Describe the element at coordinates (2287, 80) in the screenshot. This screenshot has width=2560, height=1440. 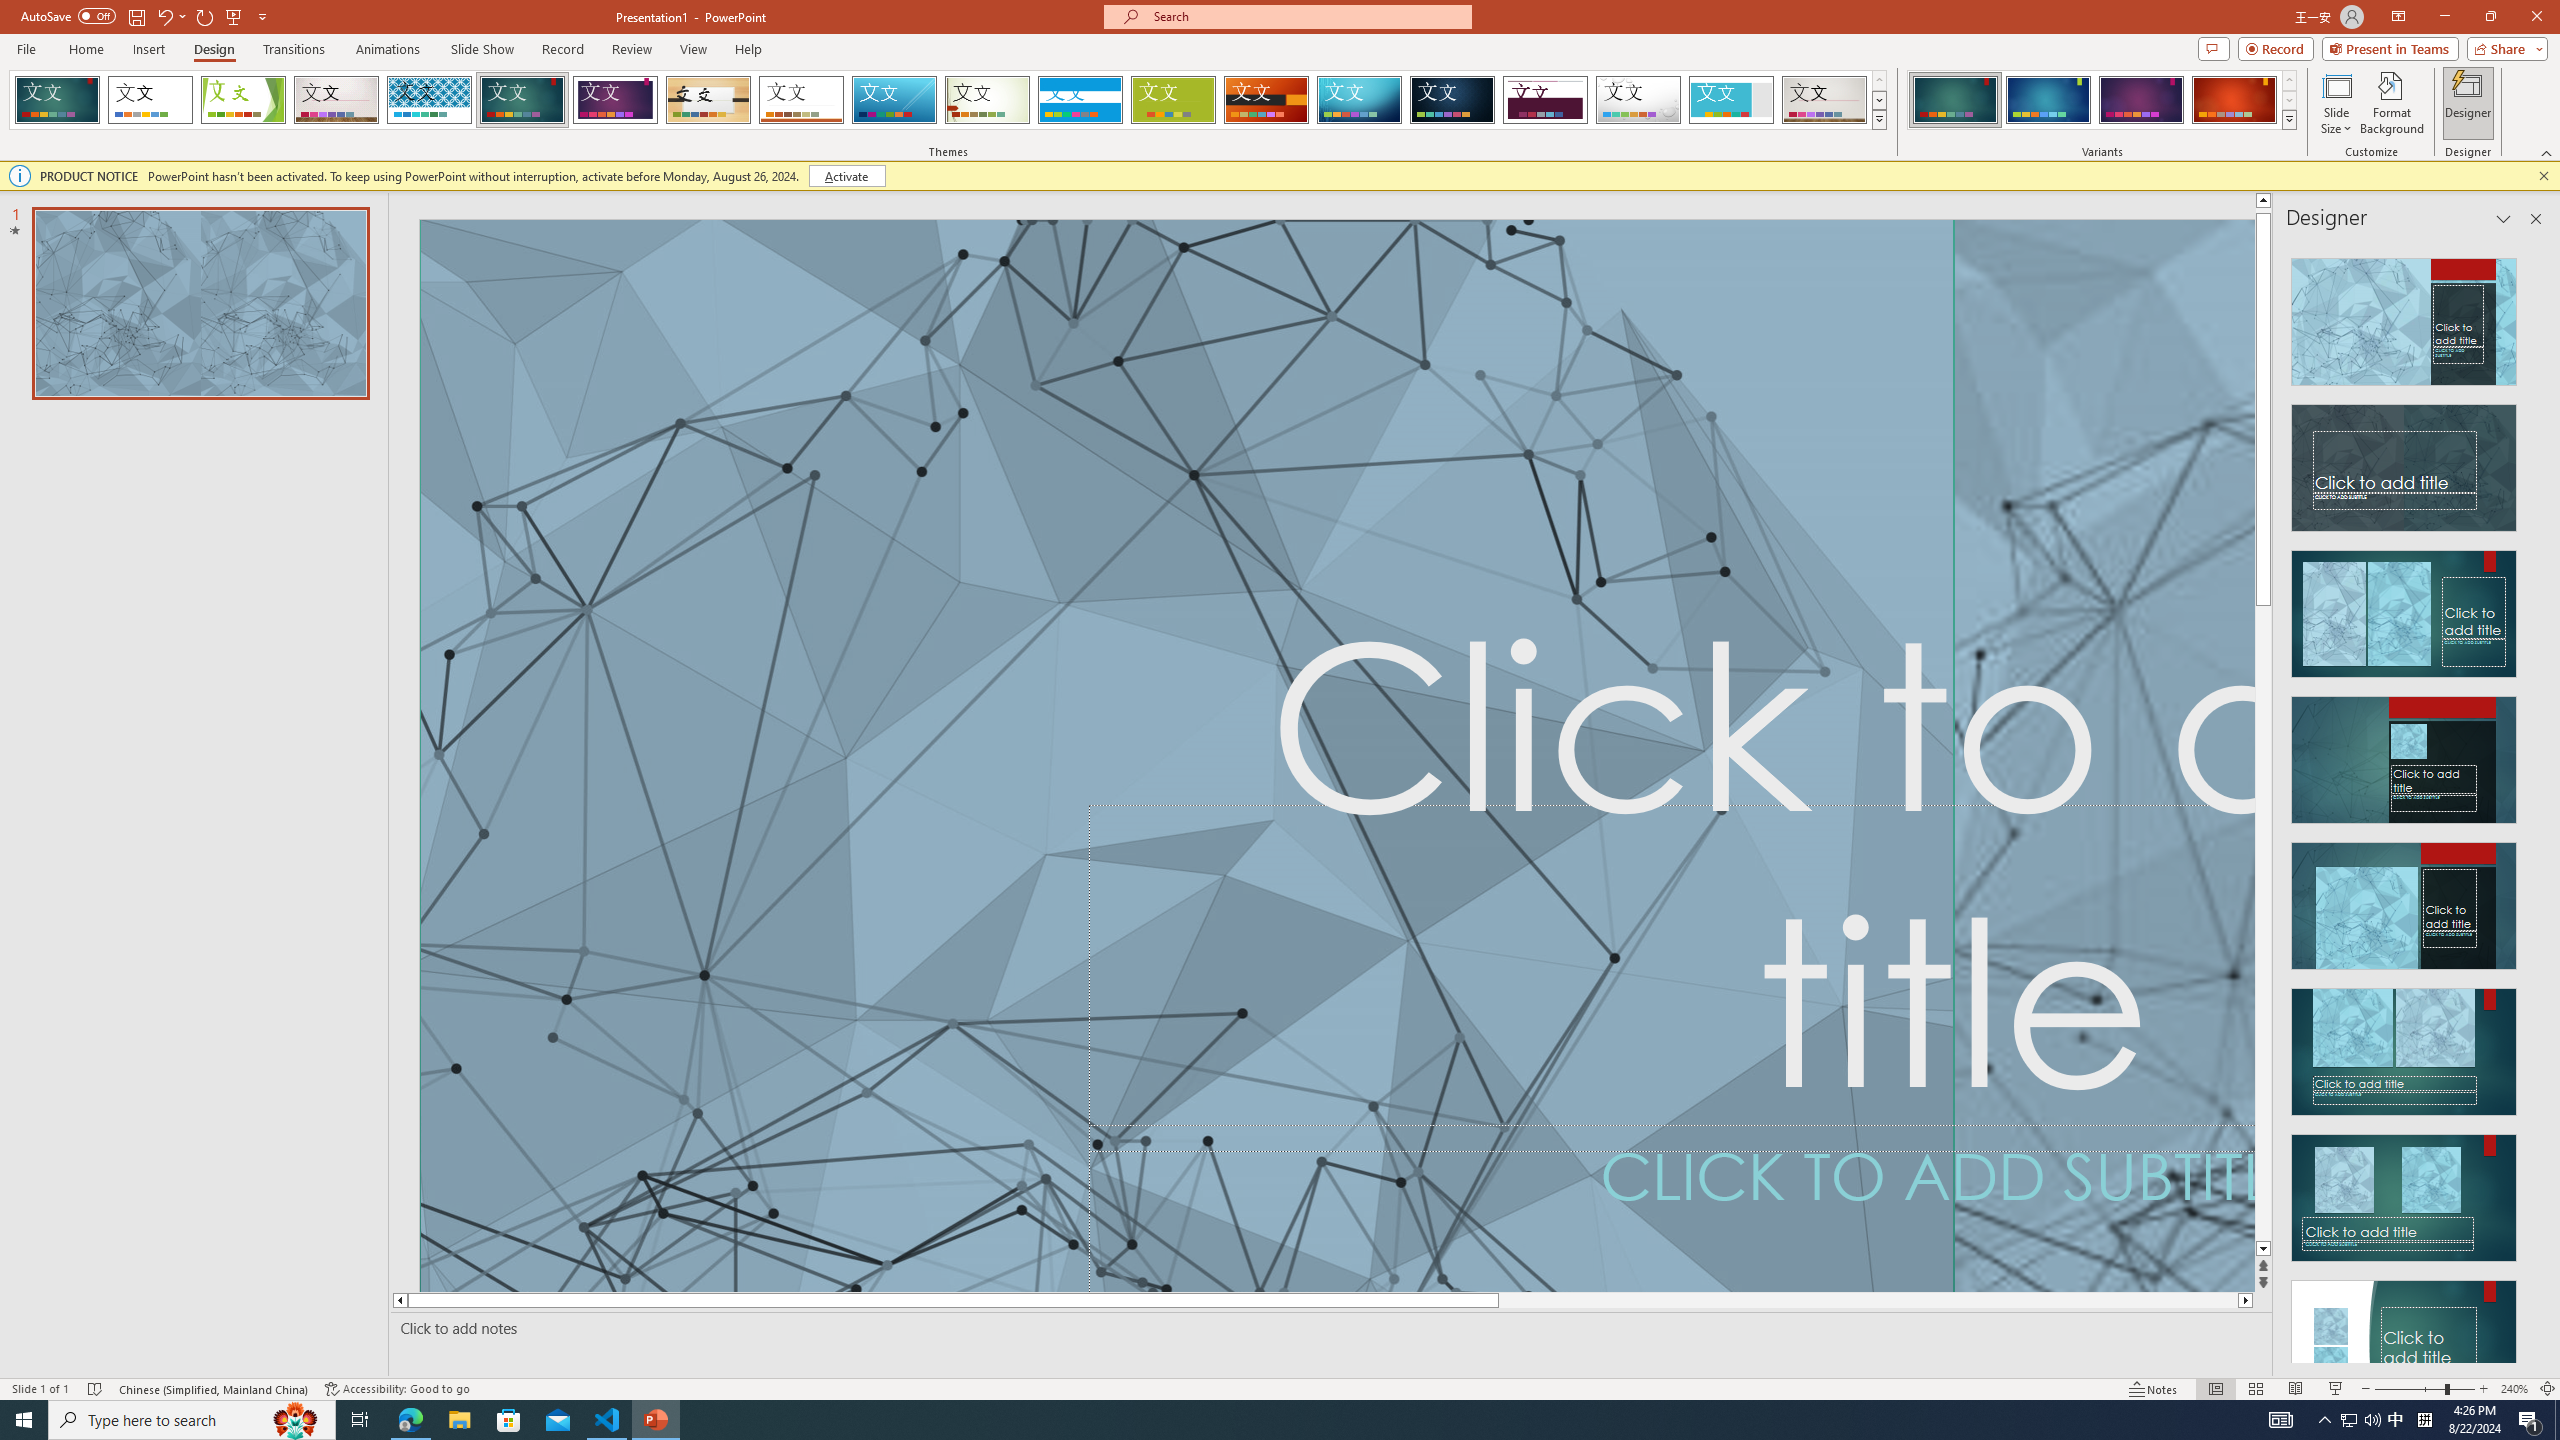
I see `'Row up'` at that location.